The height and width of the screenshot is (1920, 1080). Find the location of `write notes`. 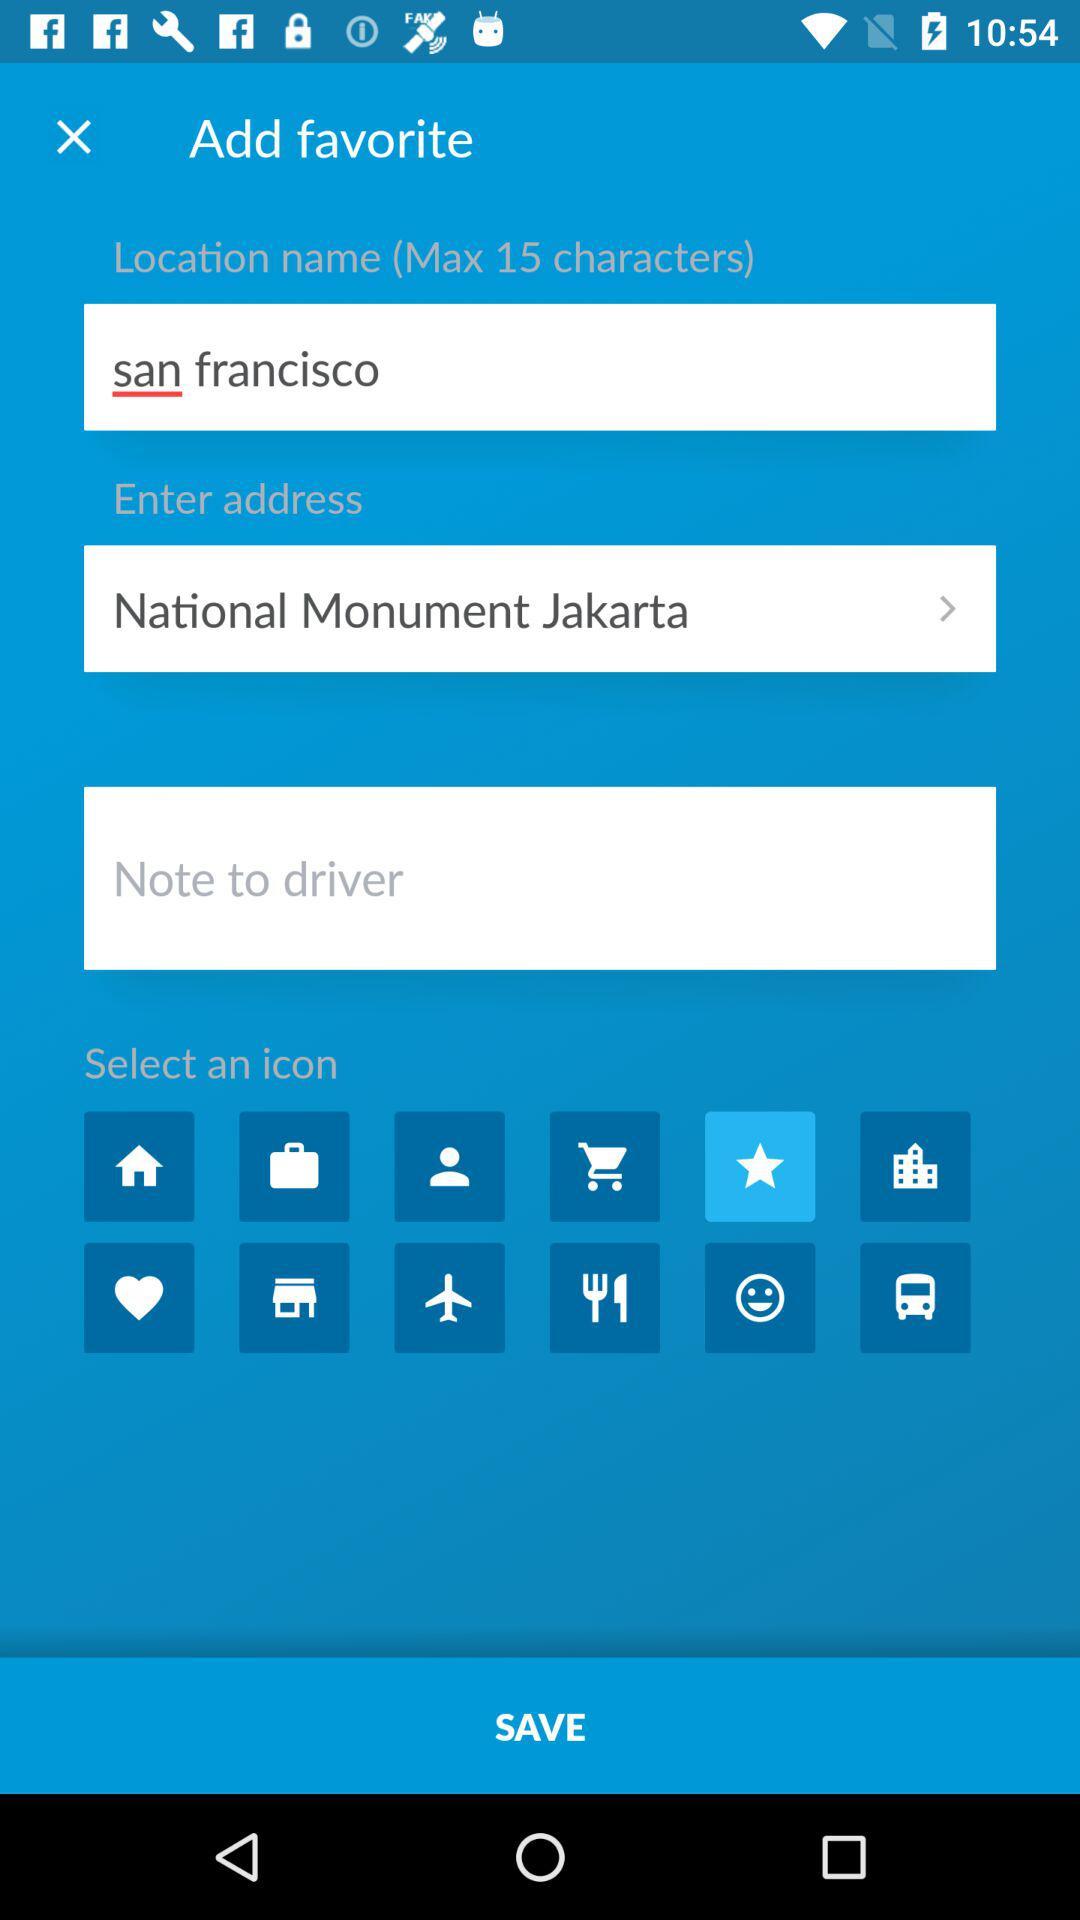

write notes is located at coordinates (540, 882).